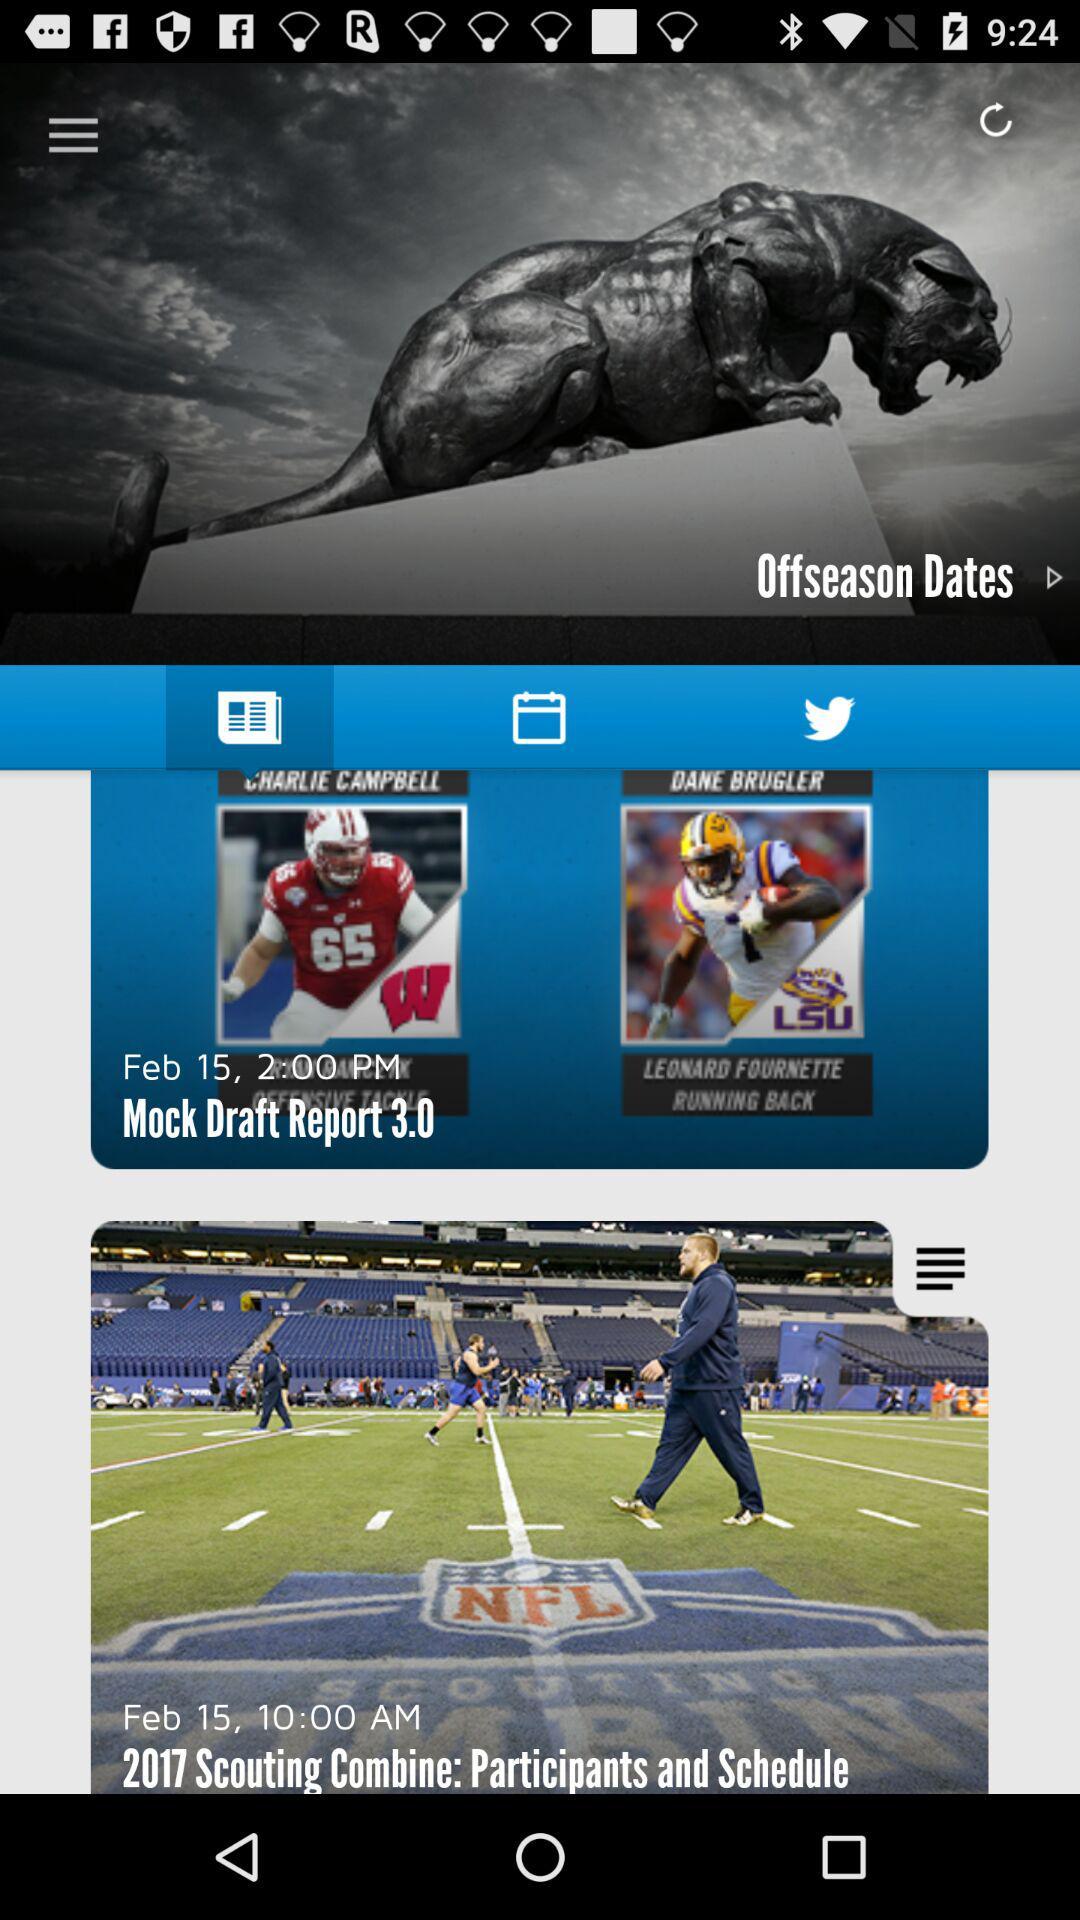 The height and width of the screenshot is (1920, 1080). I want to click on the bird icon and below offseason dates, so click(829, 718).